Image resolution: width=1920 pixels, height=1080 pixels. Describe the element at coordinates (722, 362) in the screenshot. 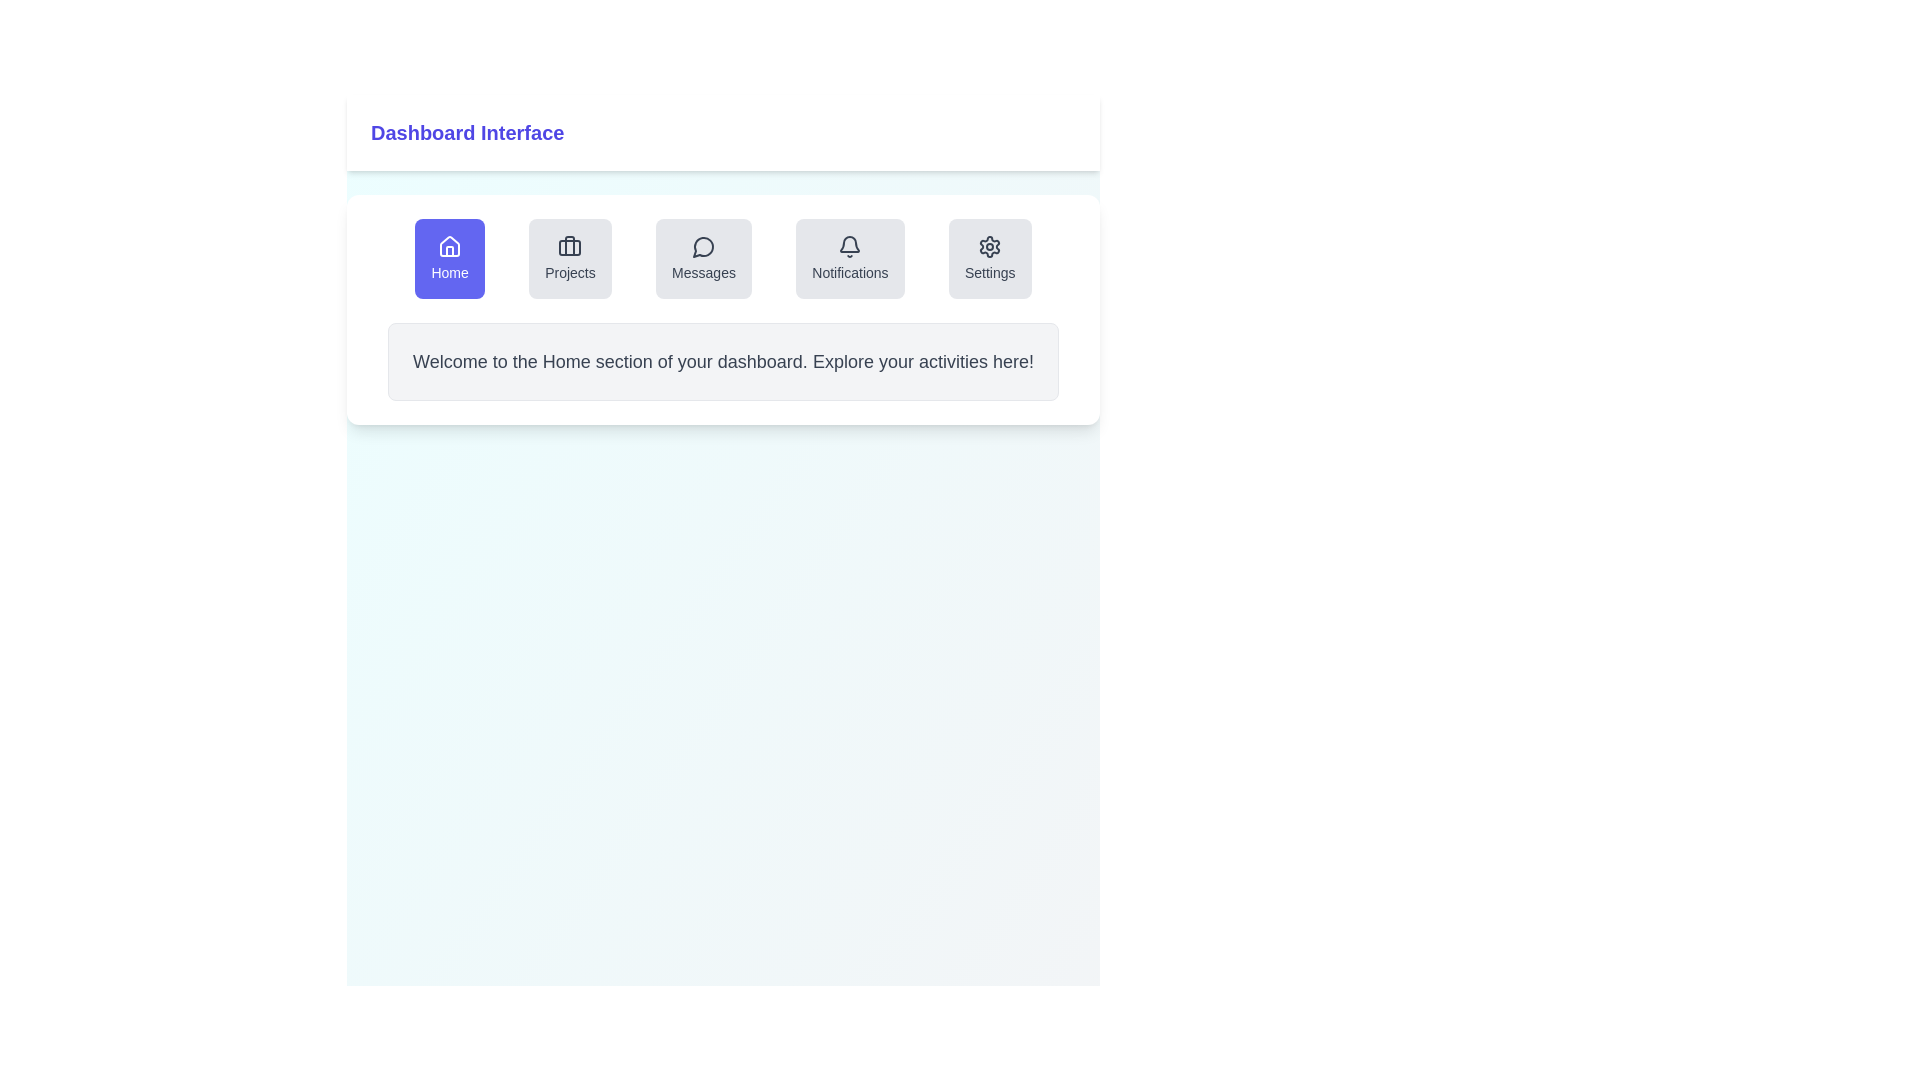

I see `the informational text block located centrally below the navigation row of the dashboard, which guides users about the Home section` at that location.